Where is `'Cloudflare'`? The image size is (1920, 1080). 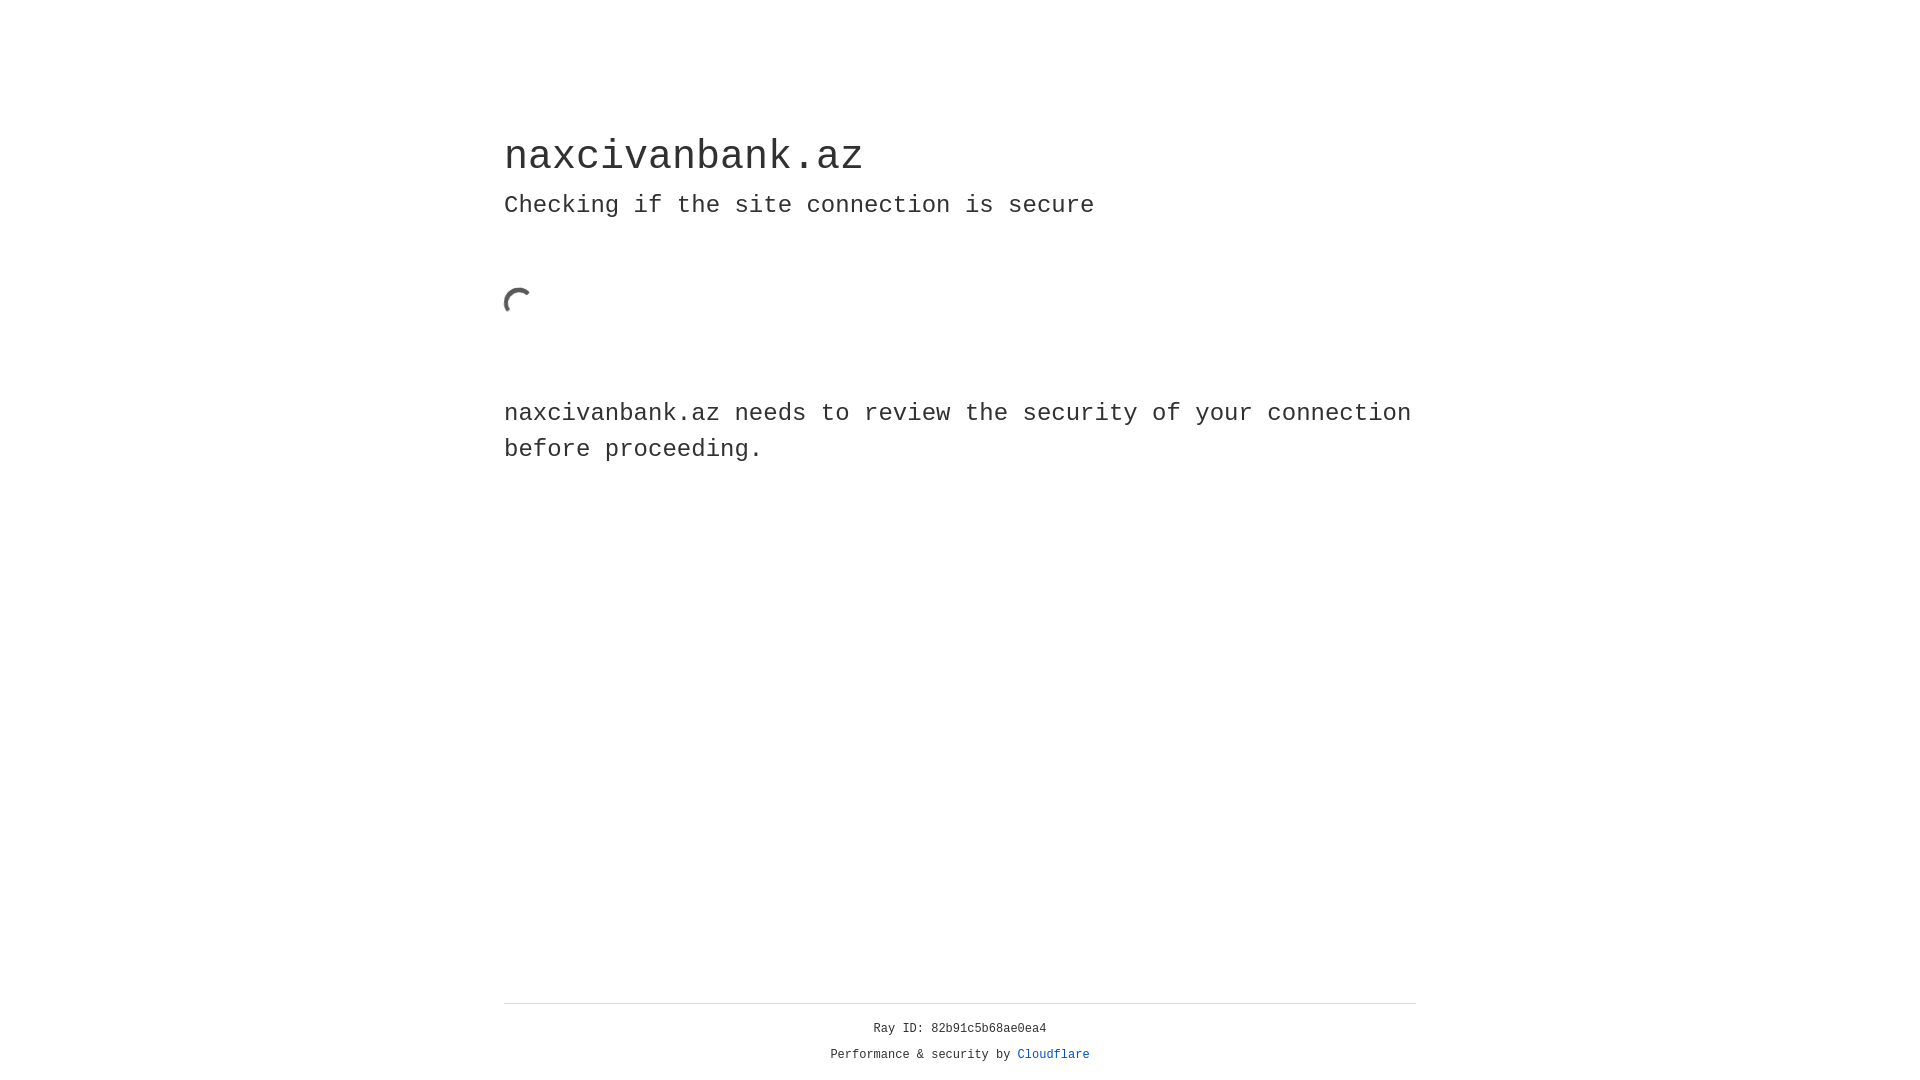 'Cloudflare' is located at coordinates (1053, 1054).